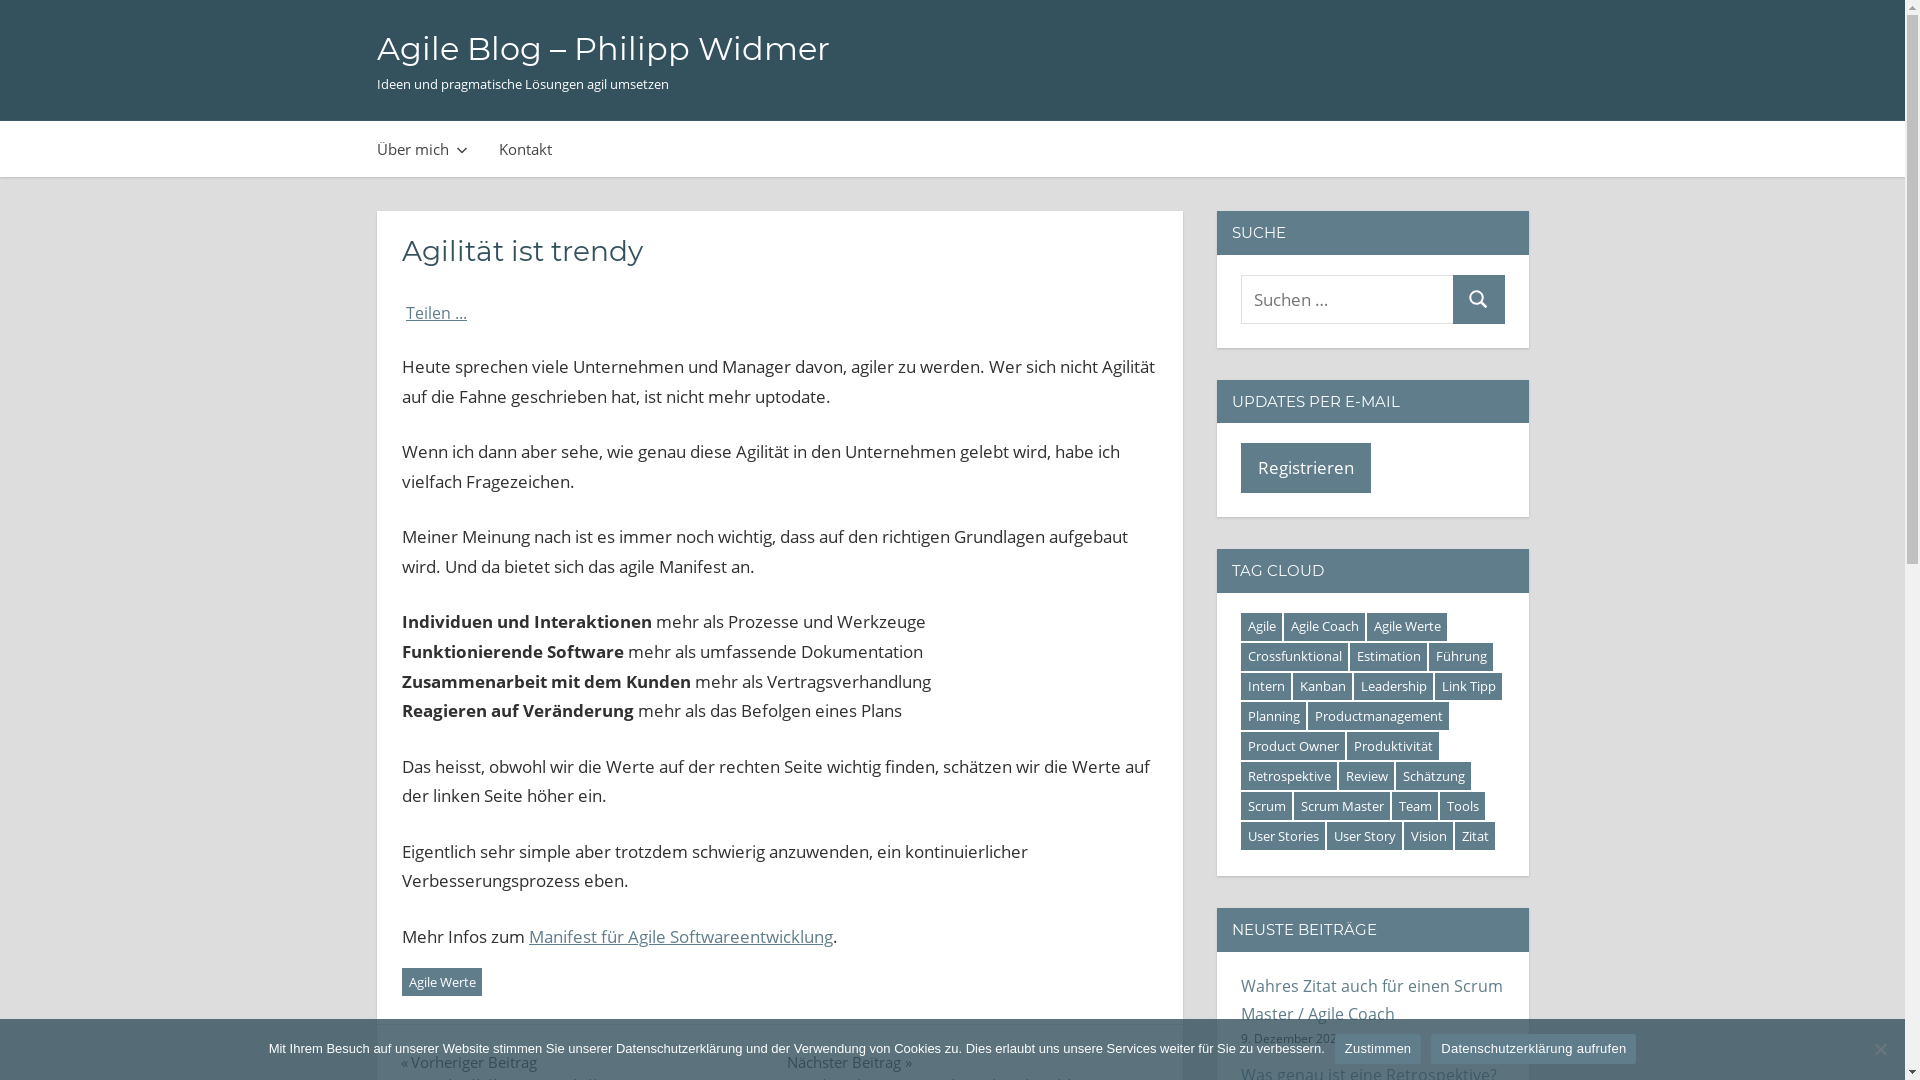 The image size is (1920, 1080). Describe the element at coordinates (1305, 467) in the screenshot. I see `'Registrieren'` at that location.